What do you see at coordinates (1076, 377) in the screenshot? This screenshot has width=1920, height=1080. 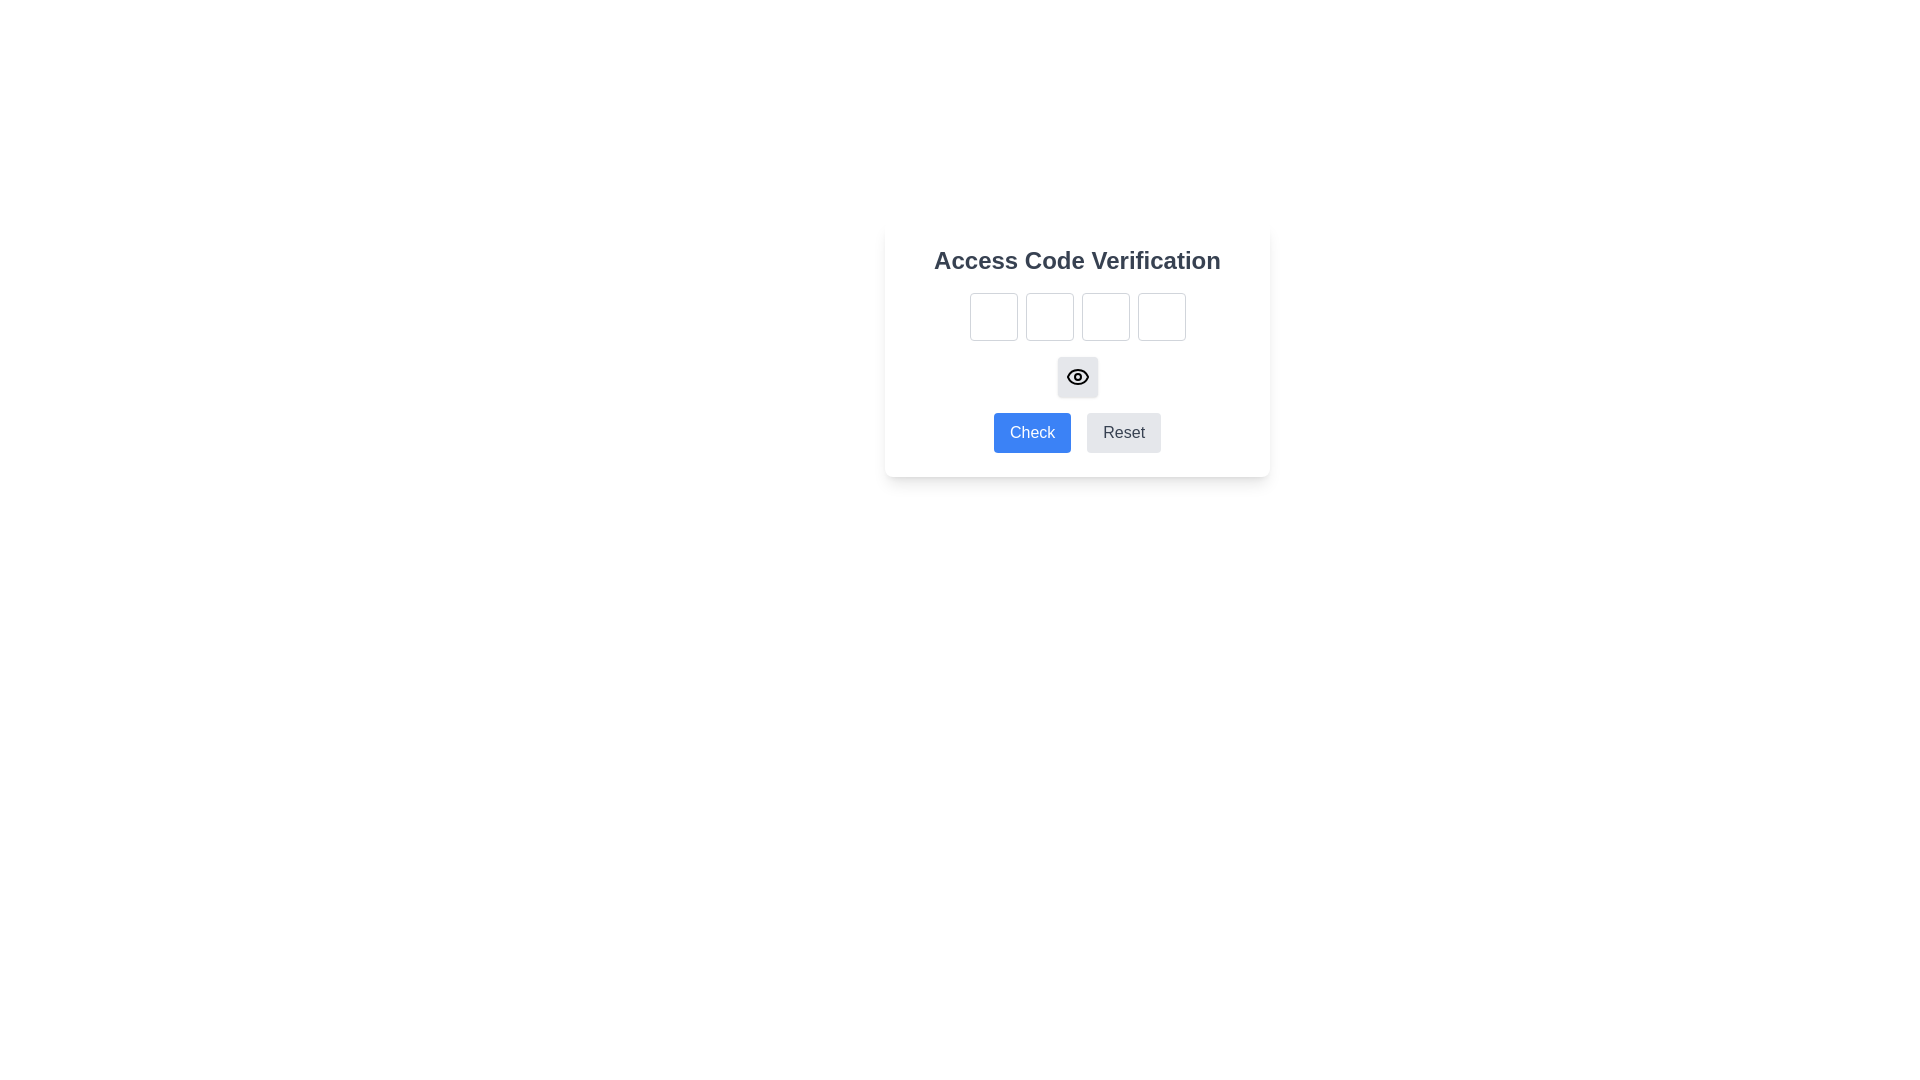 I see `the button with an eye icon` at bounding box center [1076, 377].